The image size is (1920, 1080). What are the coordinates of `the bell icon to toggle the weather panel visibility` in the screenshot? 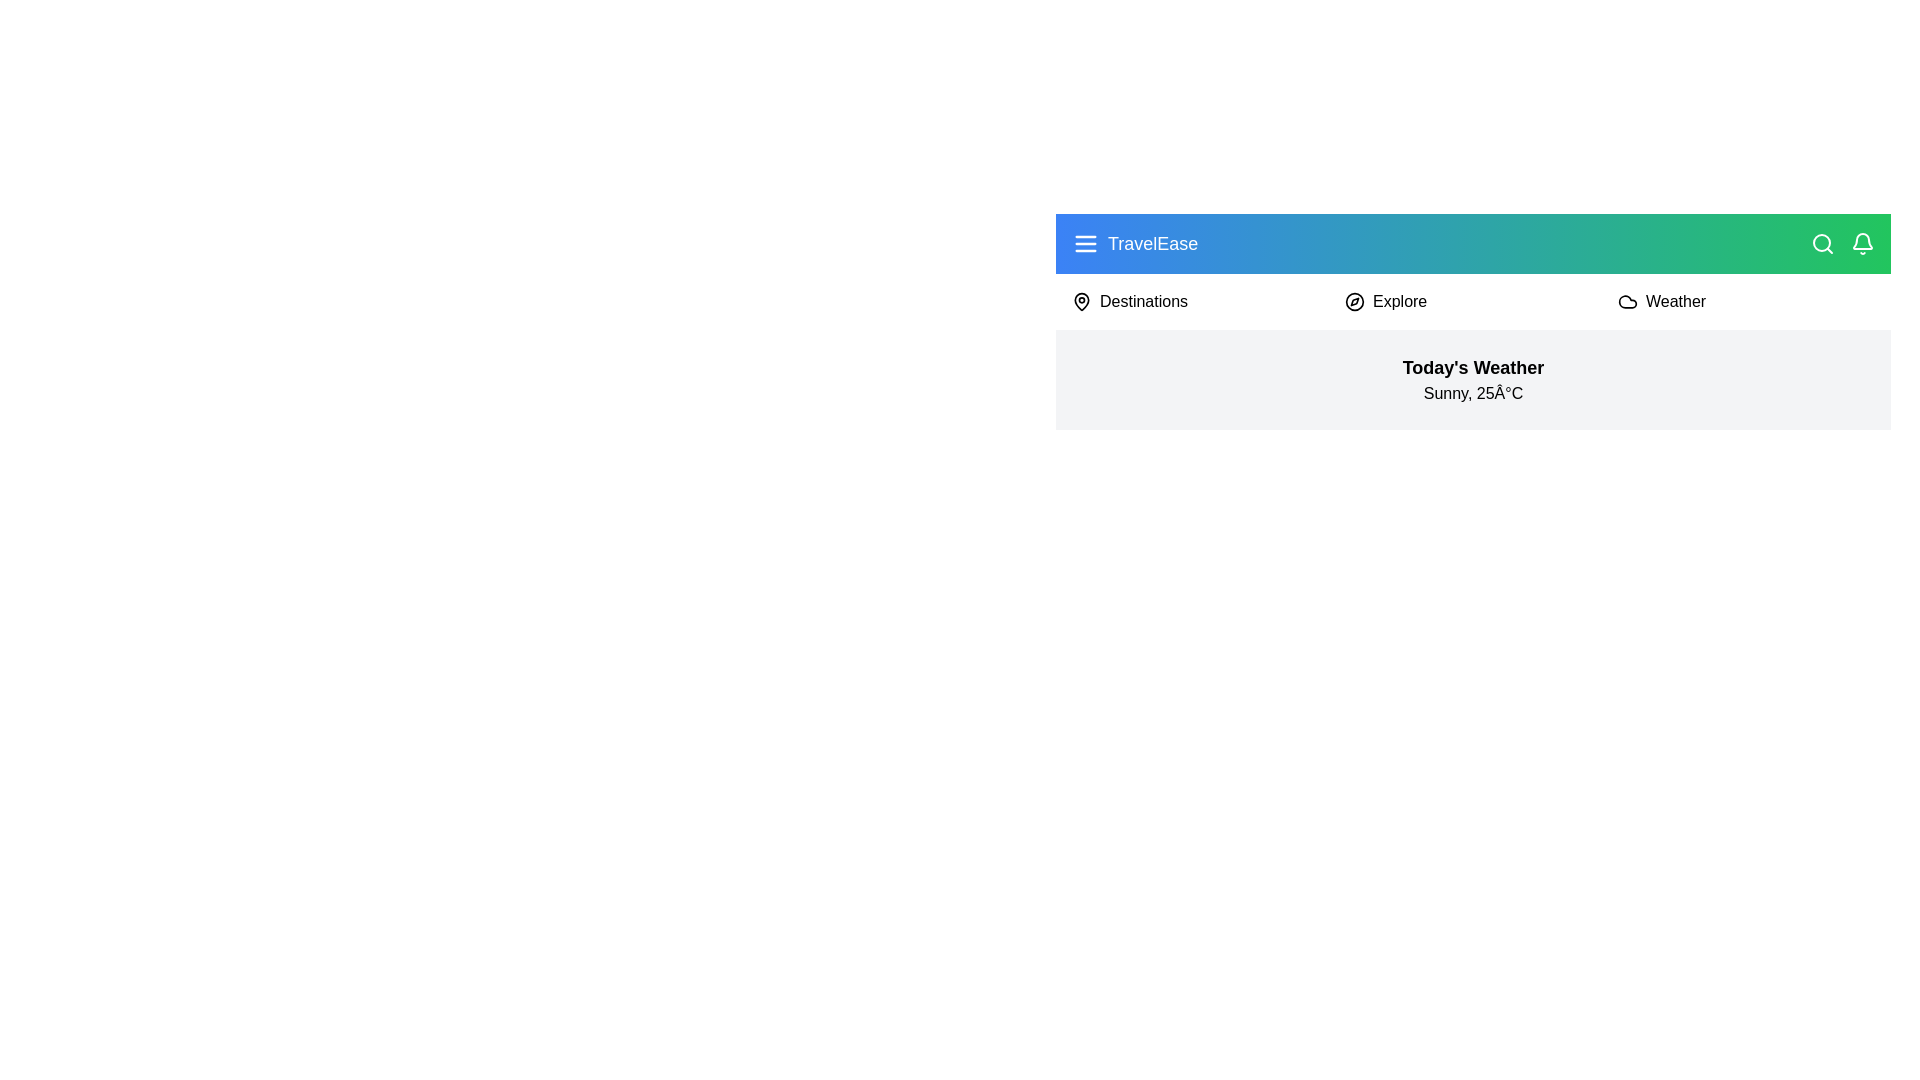 It's located at (1861, 242).